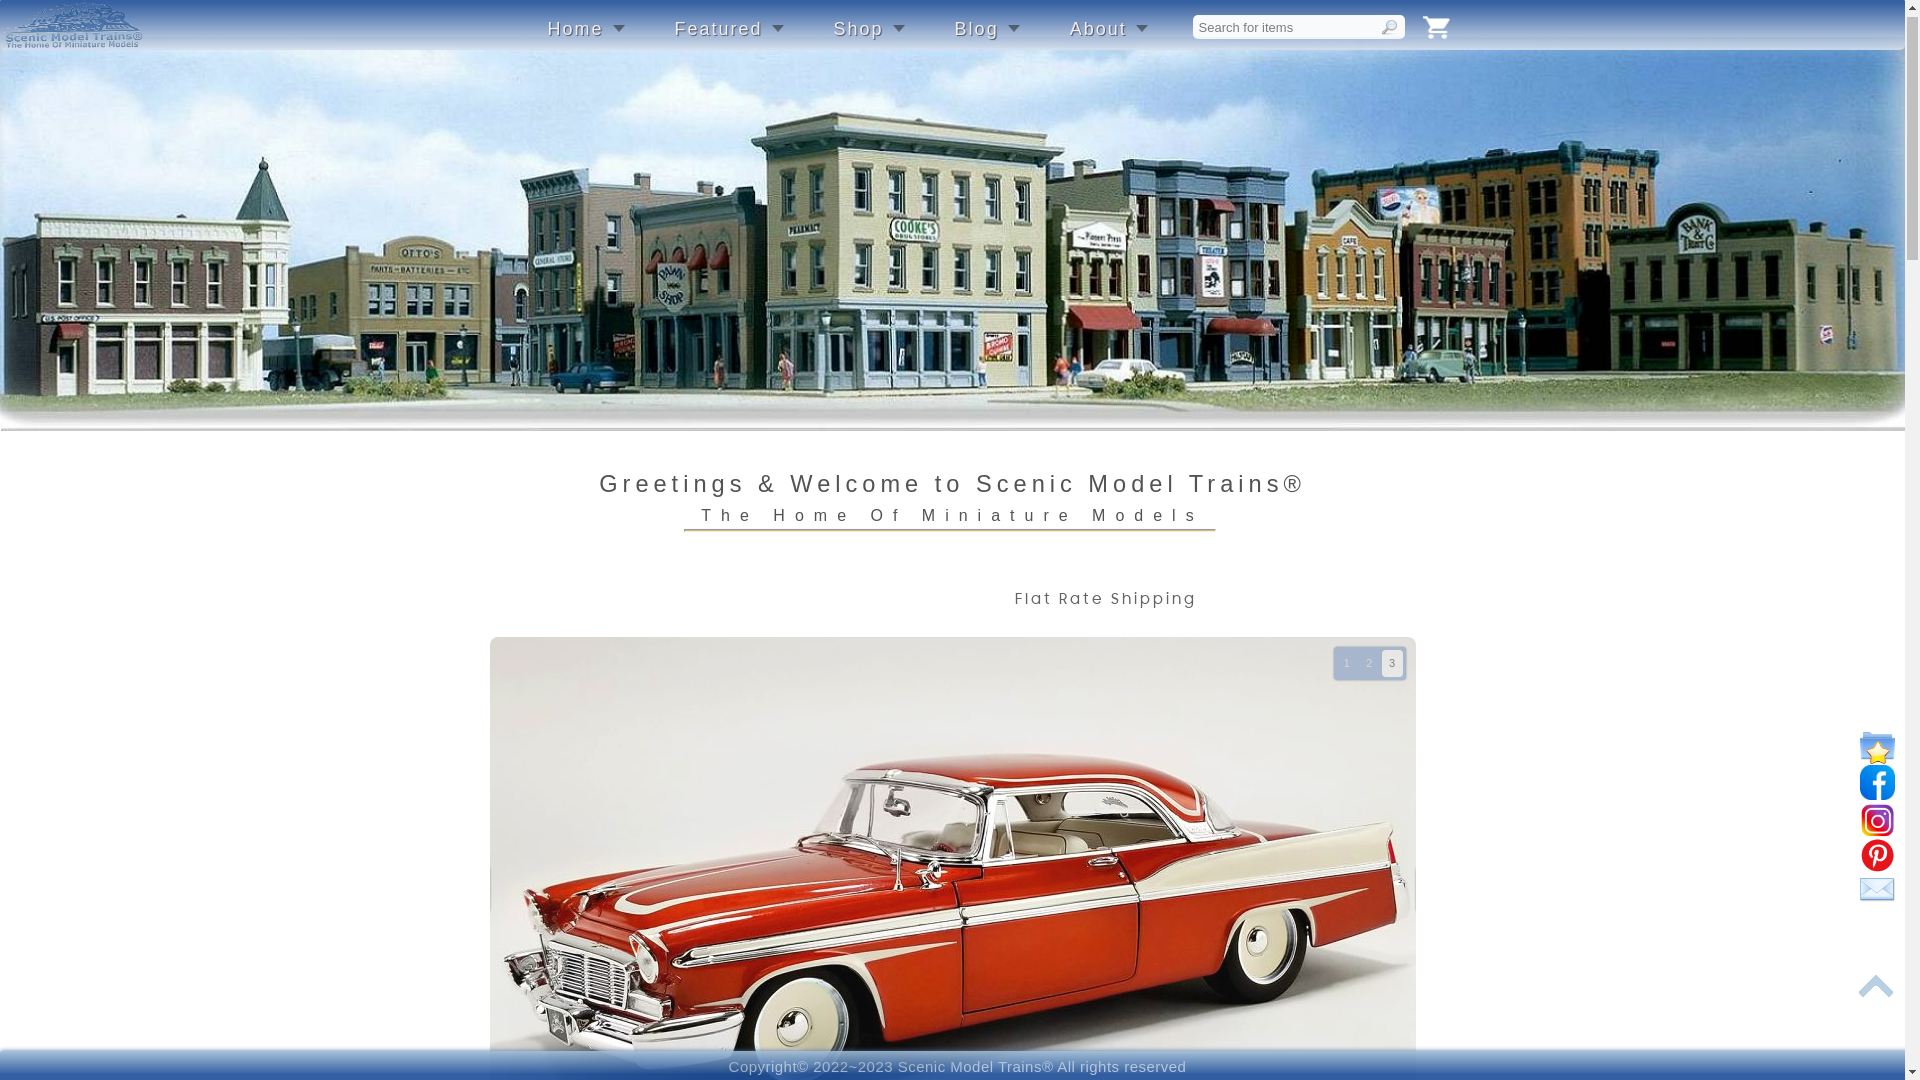  I want to click on 'About', so click(1107, 39).